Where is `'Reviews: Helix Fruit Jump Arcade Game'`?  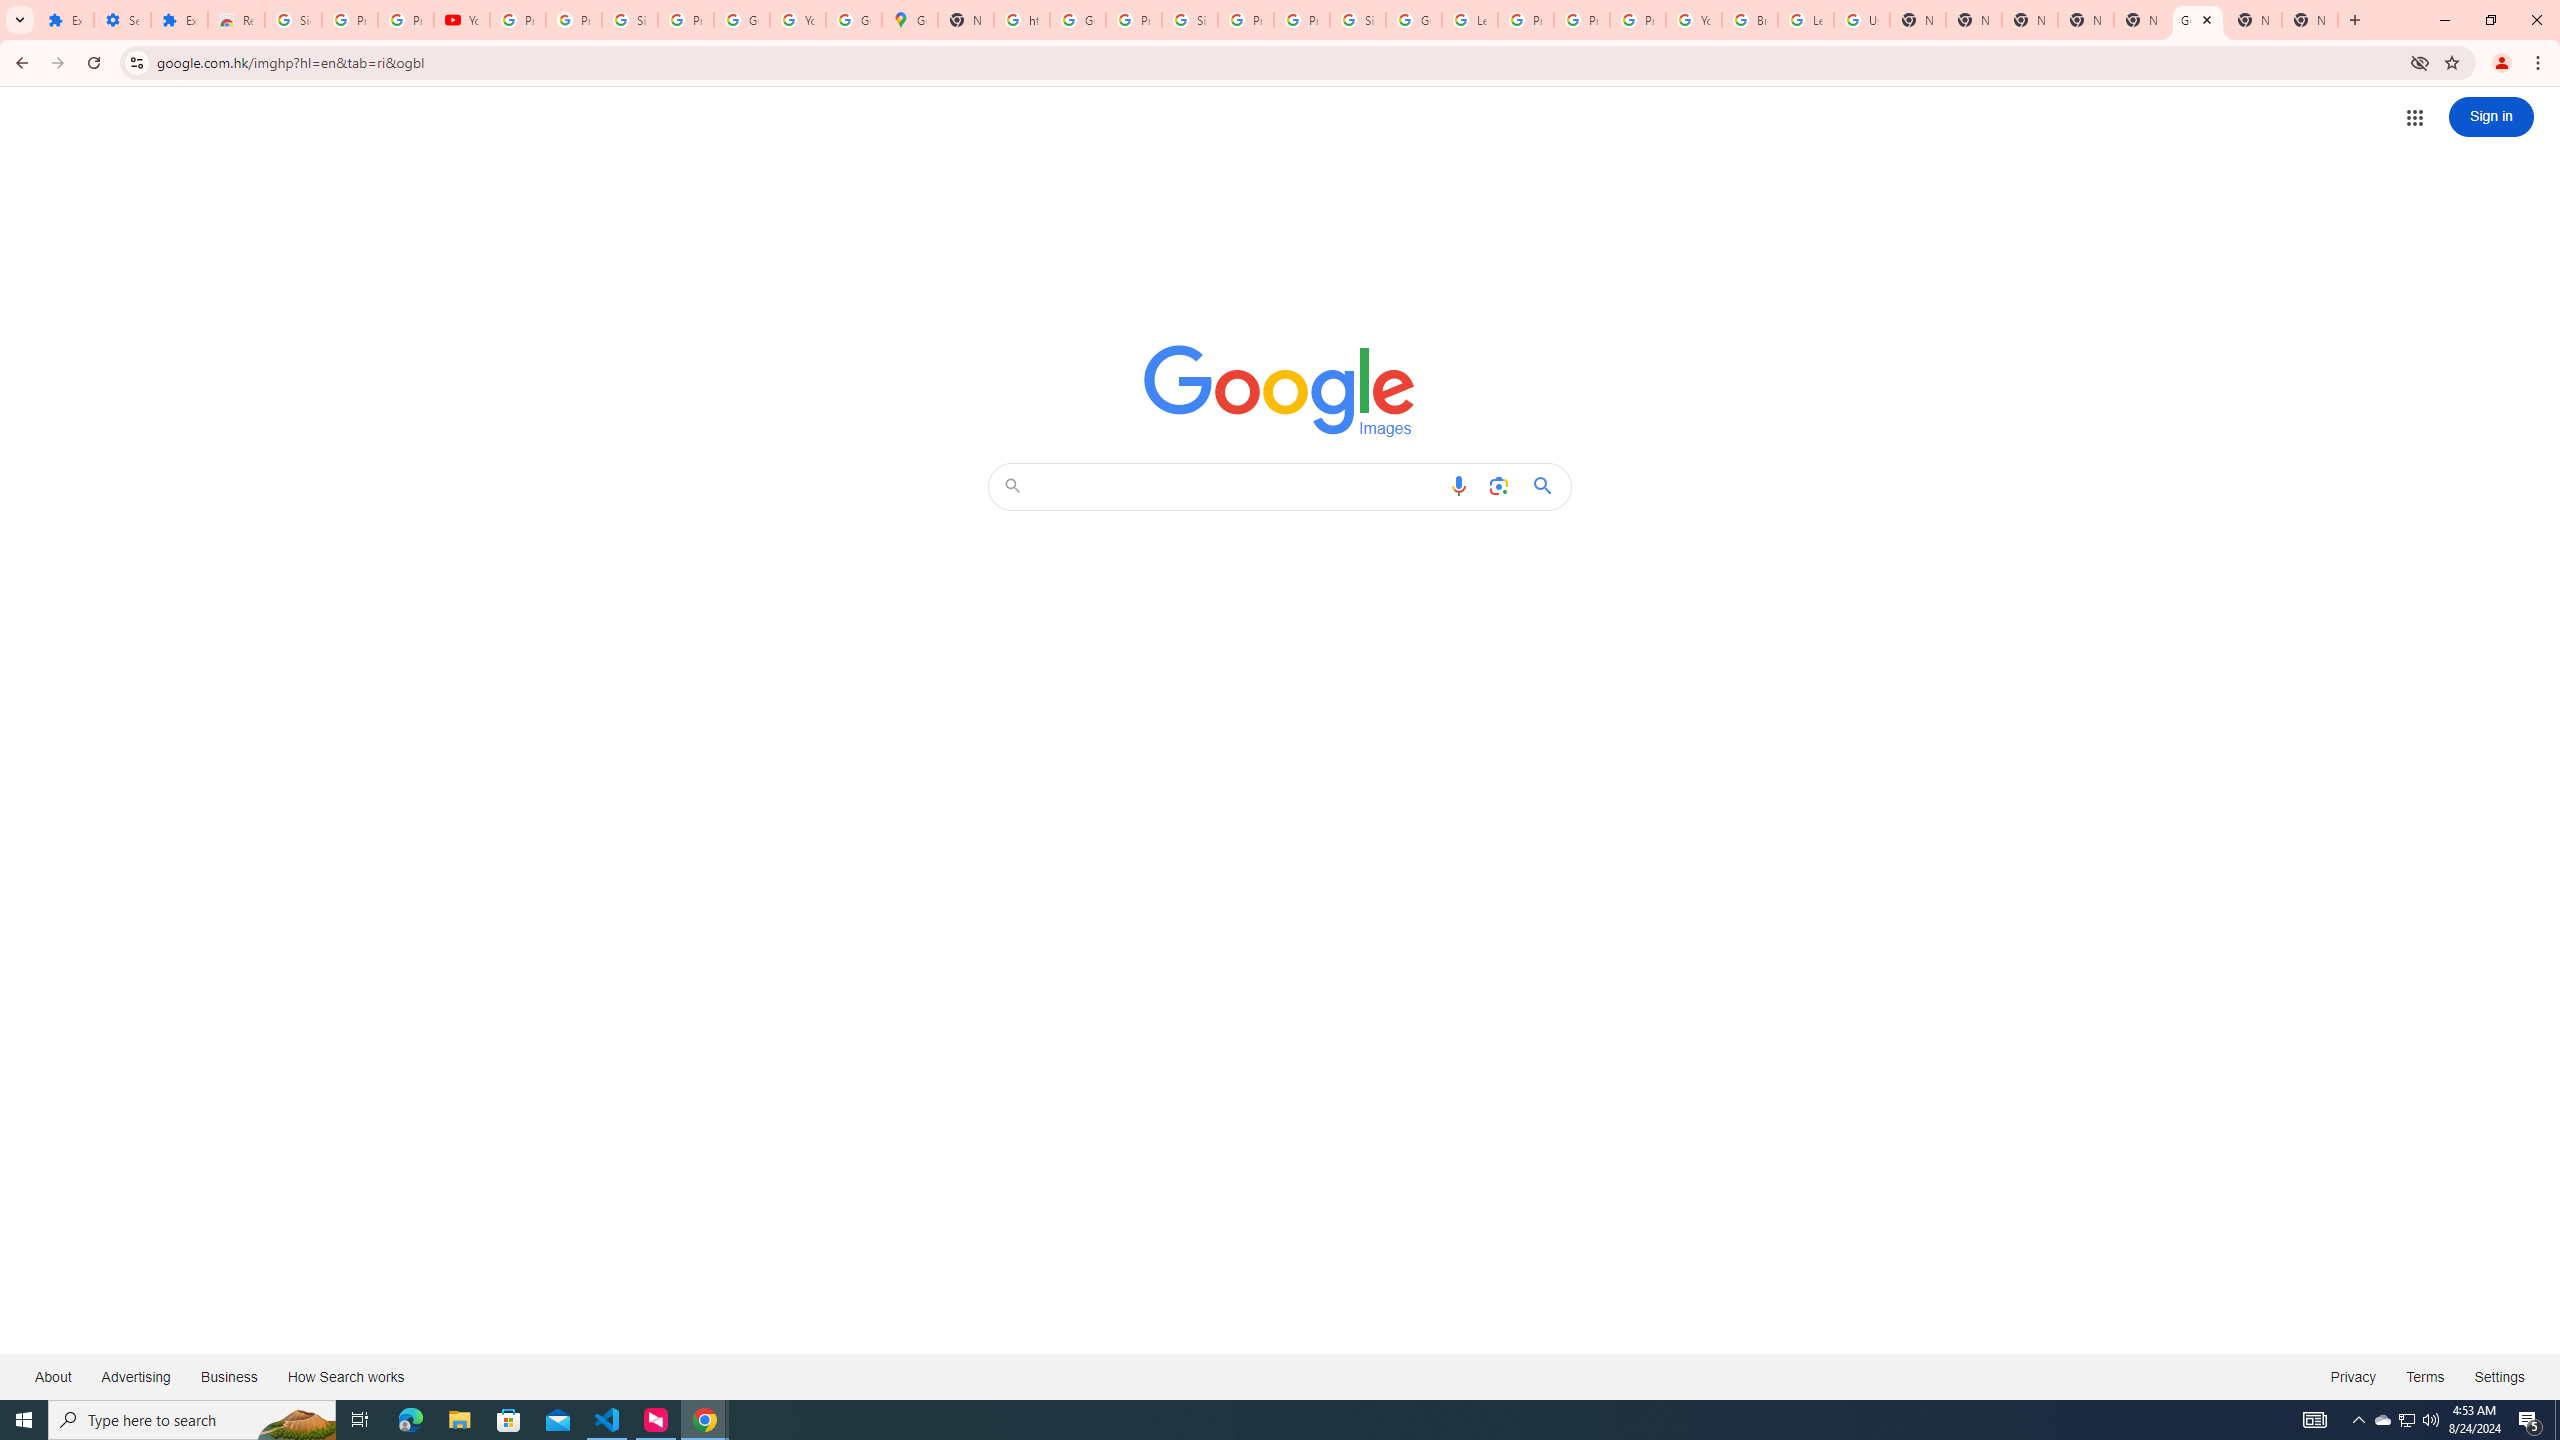
'Reviews: Helix Fruit Jump Arcade Game' is located at coordinates (236, 19).